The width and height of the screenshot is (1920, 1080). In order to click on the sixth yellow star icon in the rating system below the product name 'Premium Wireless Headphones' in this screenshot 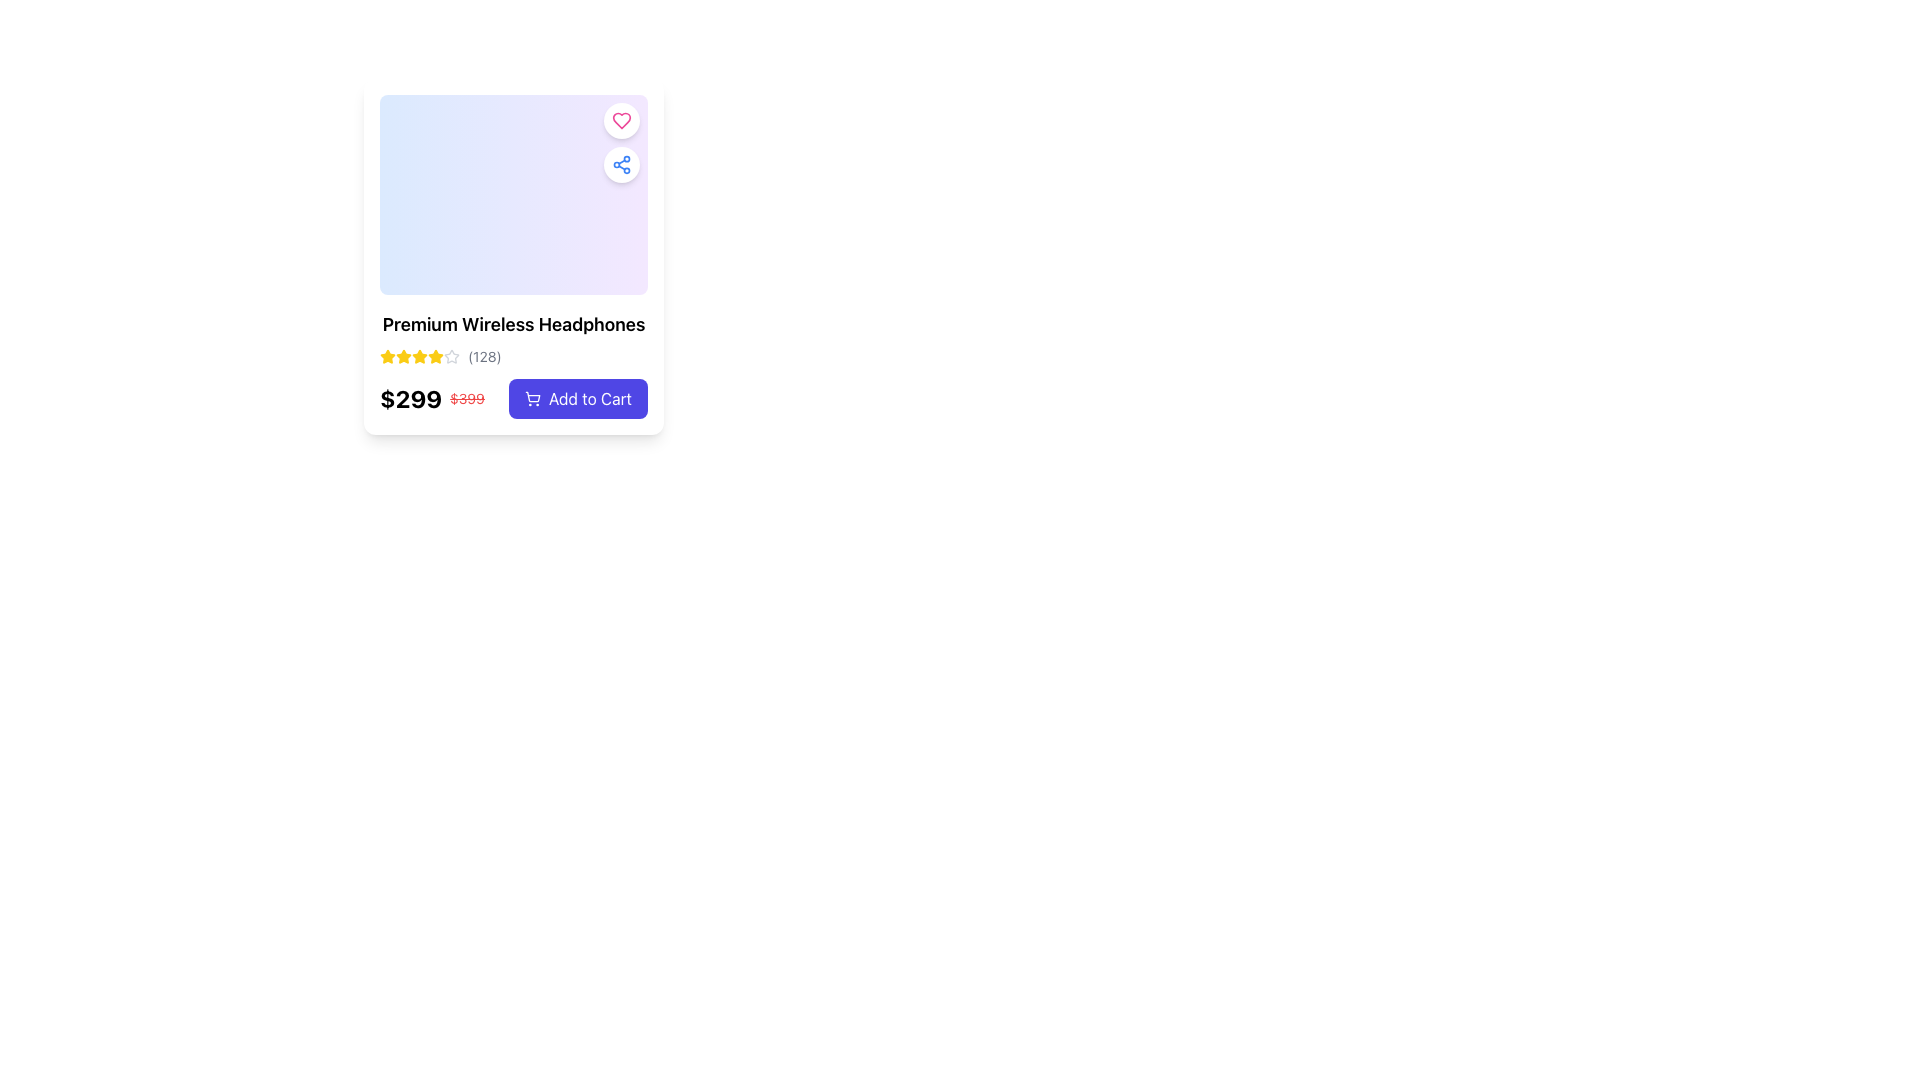, I will do `click(435, 356)`.